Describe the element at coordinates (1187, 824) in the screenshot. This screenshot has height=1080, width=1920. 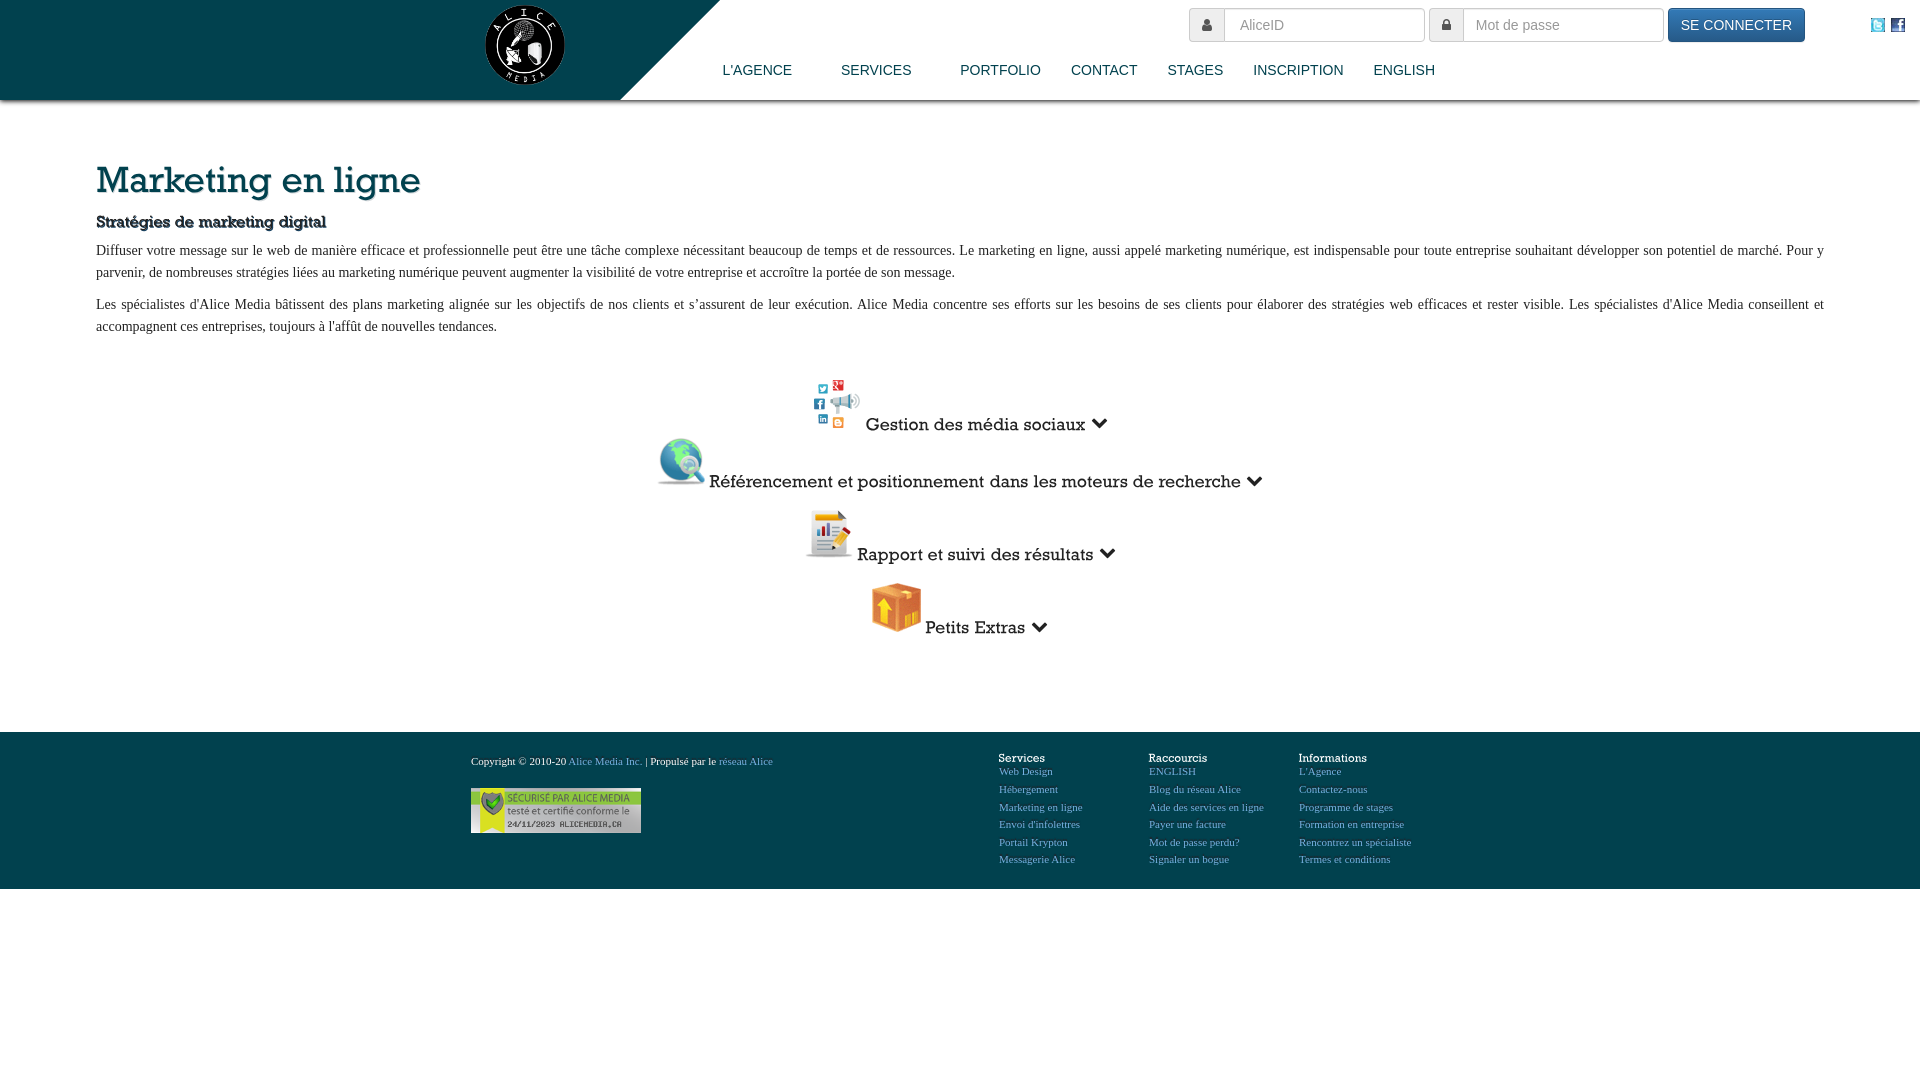
I see `'Payer une facture'` at that location.